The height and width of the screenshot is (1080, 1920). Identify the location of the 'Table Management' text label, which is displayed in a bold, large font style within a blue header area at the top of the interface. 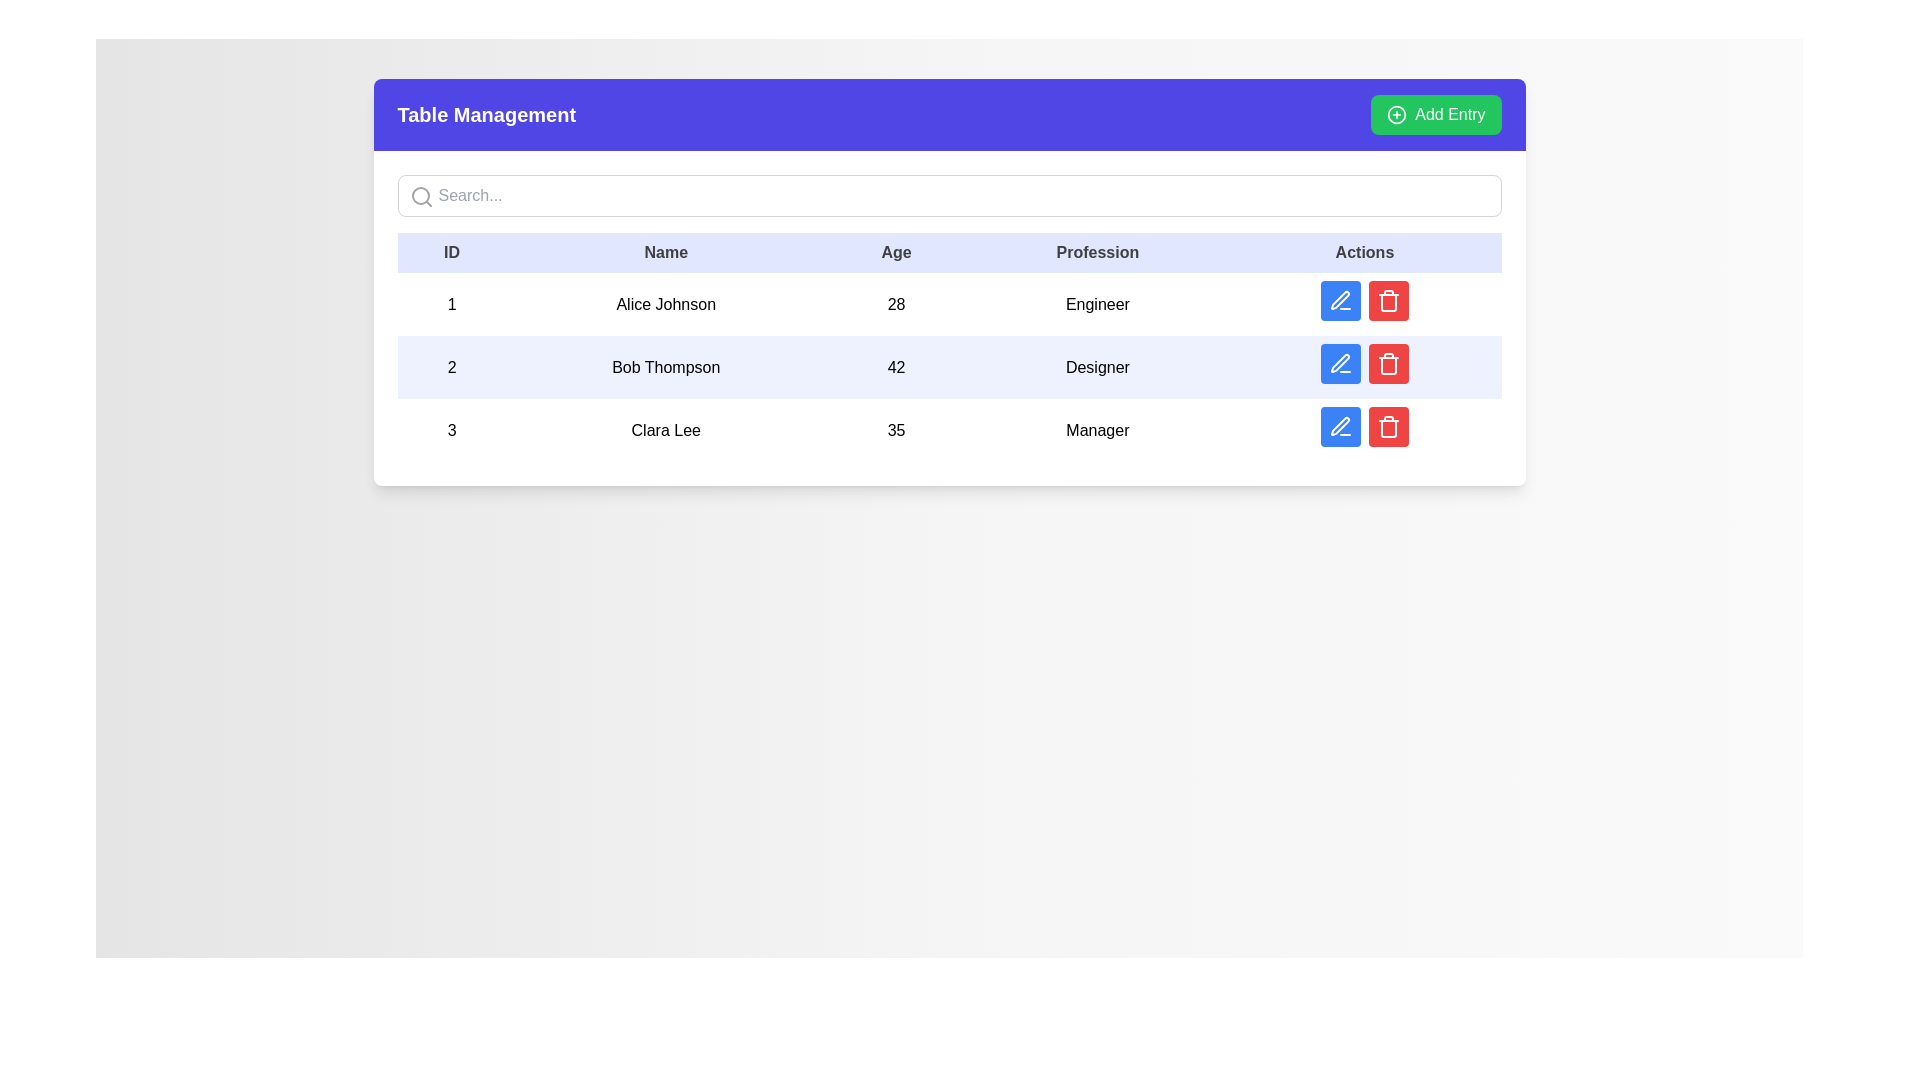
(486, 115).